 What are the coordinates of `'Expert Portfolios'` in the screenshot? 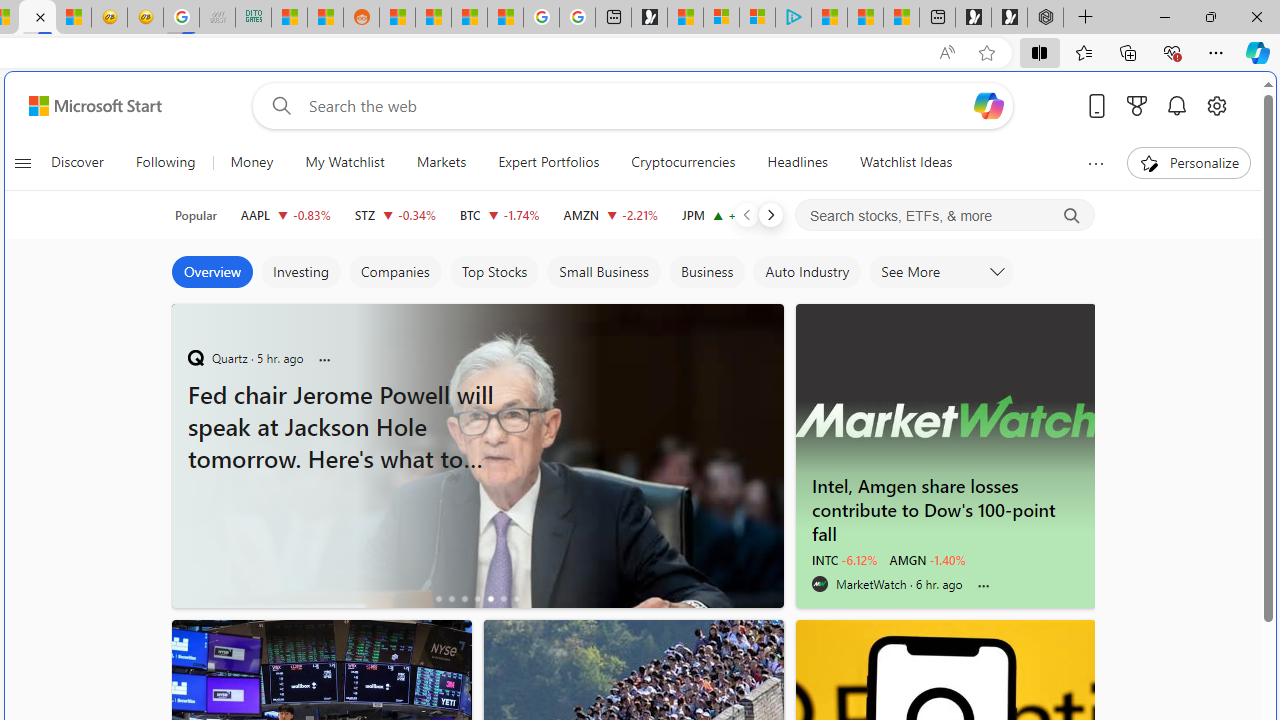 It's located at (549, 162).